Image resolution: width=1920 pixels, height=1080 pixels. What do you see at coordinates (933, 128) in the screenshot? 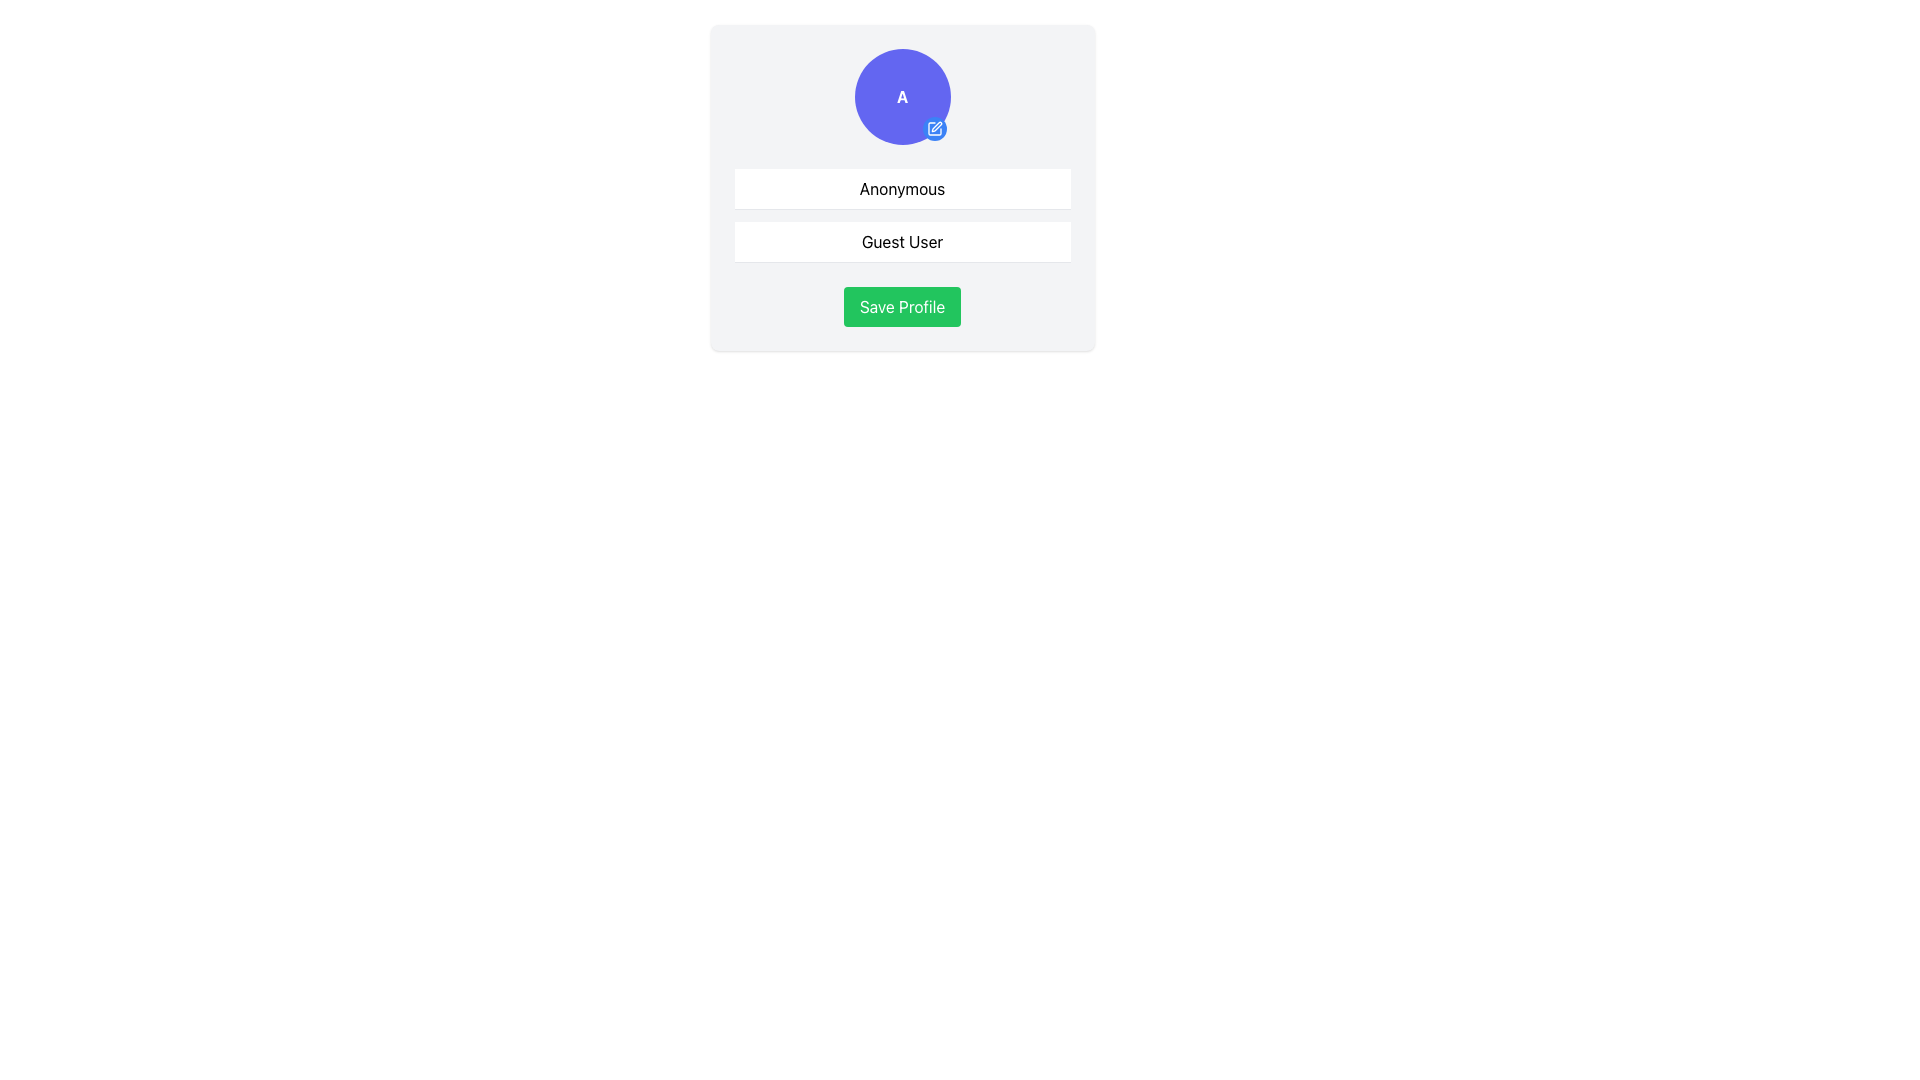
I see `the blue square-shaped icon with a pen symbol inside, located at the bottom-right corner of the avatar` at bounding box center [933, 128].